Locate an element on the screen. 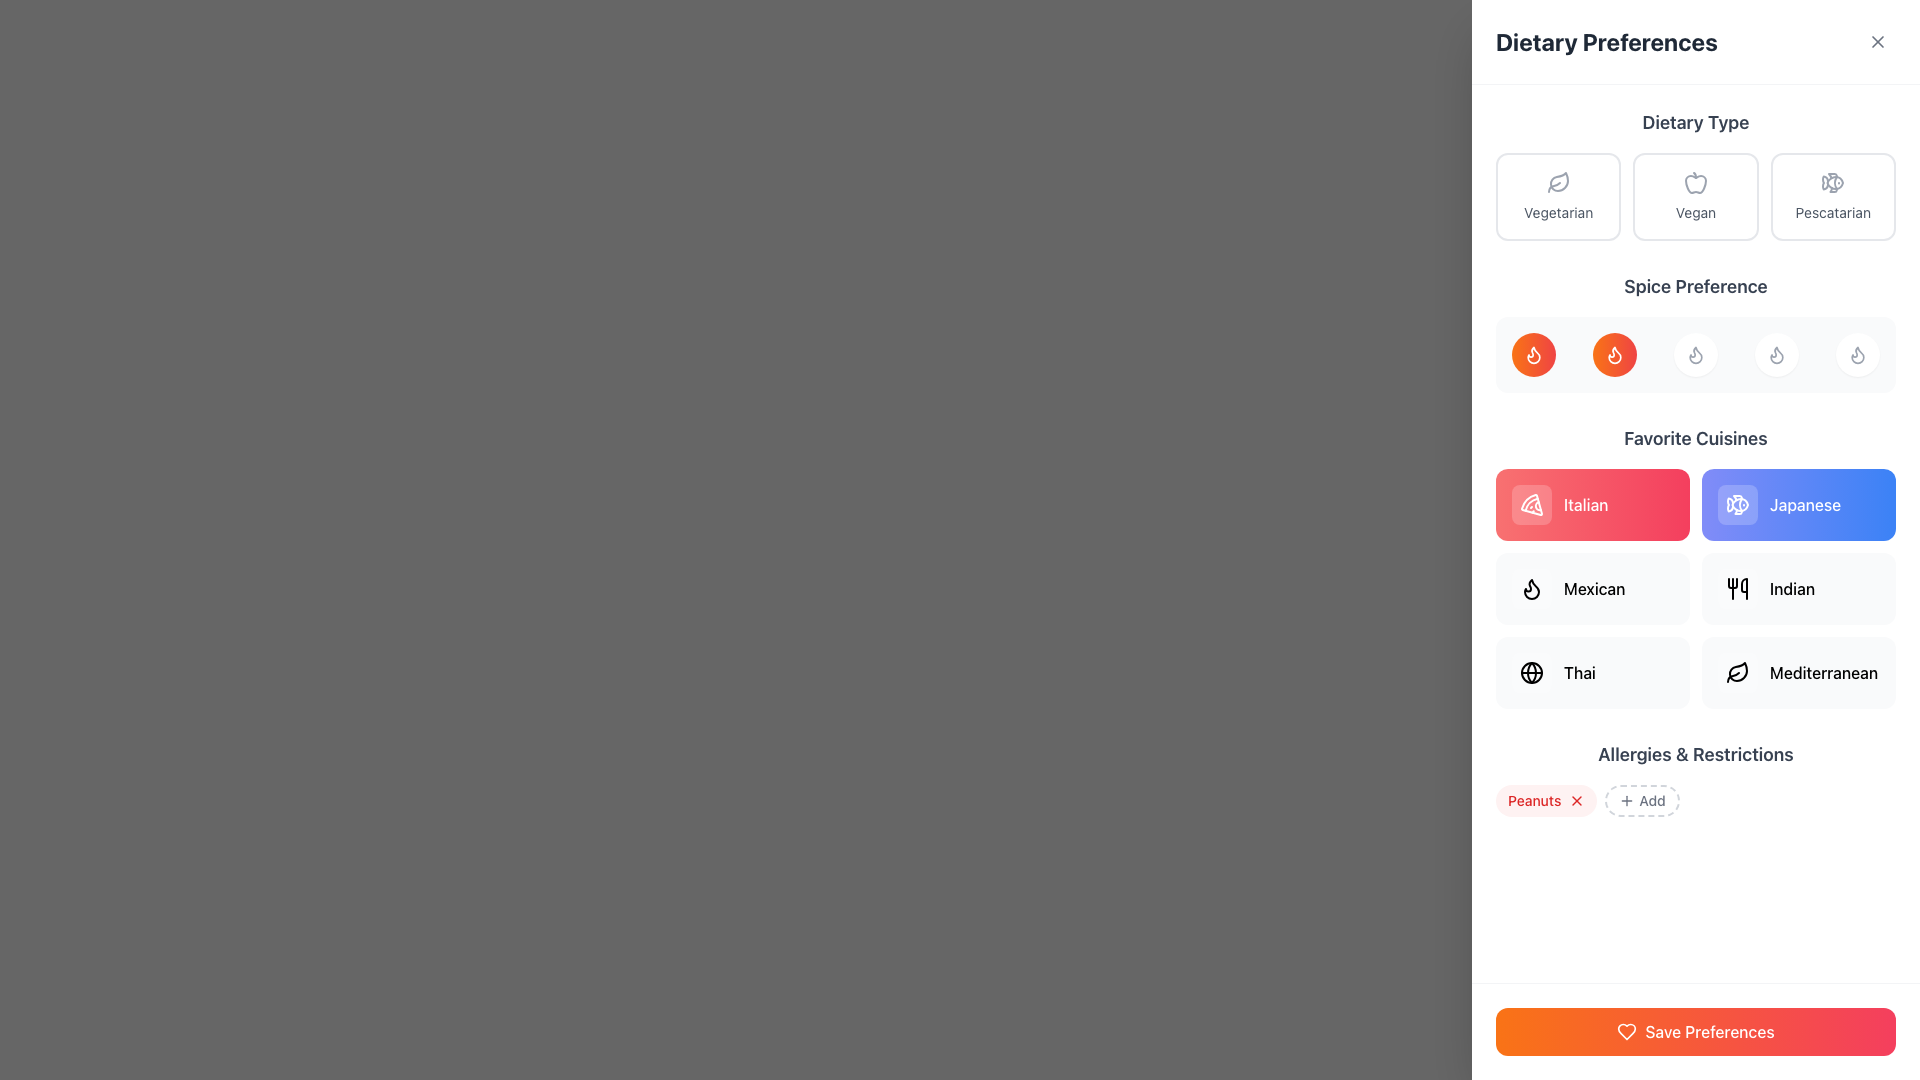  the 'Indian' cuisine icon located in the 'Favorite Cuisines' section, specifically in the top row, fourth column is located at coordinates (1736, 588).